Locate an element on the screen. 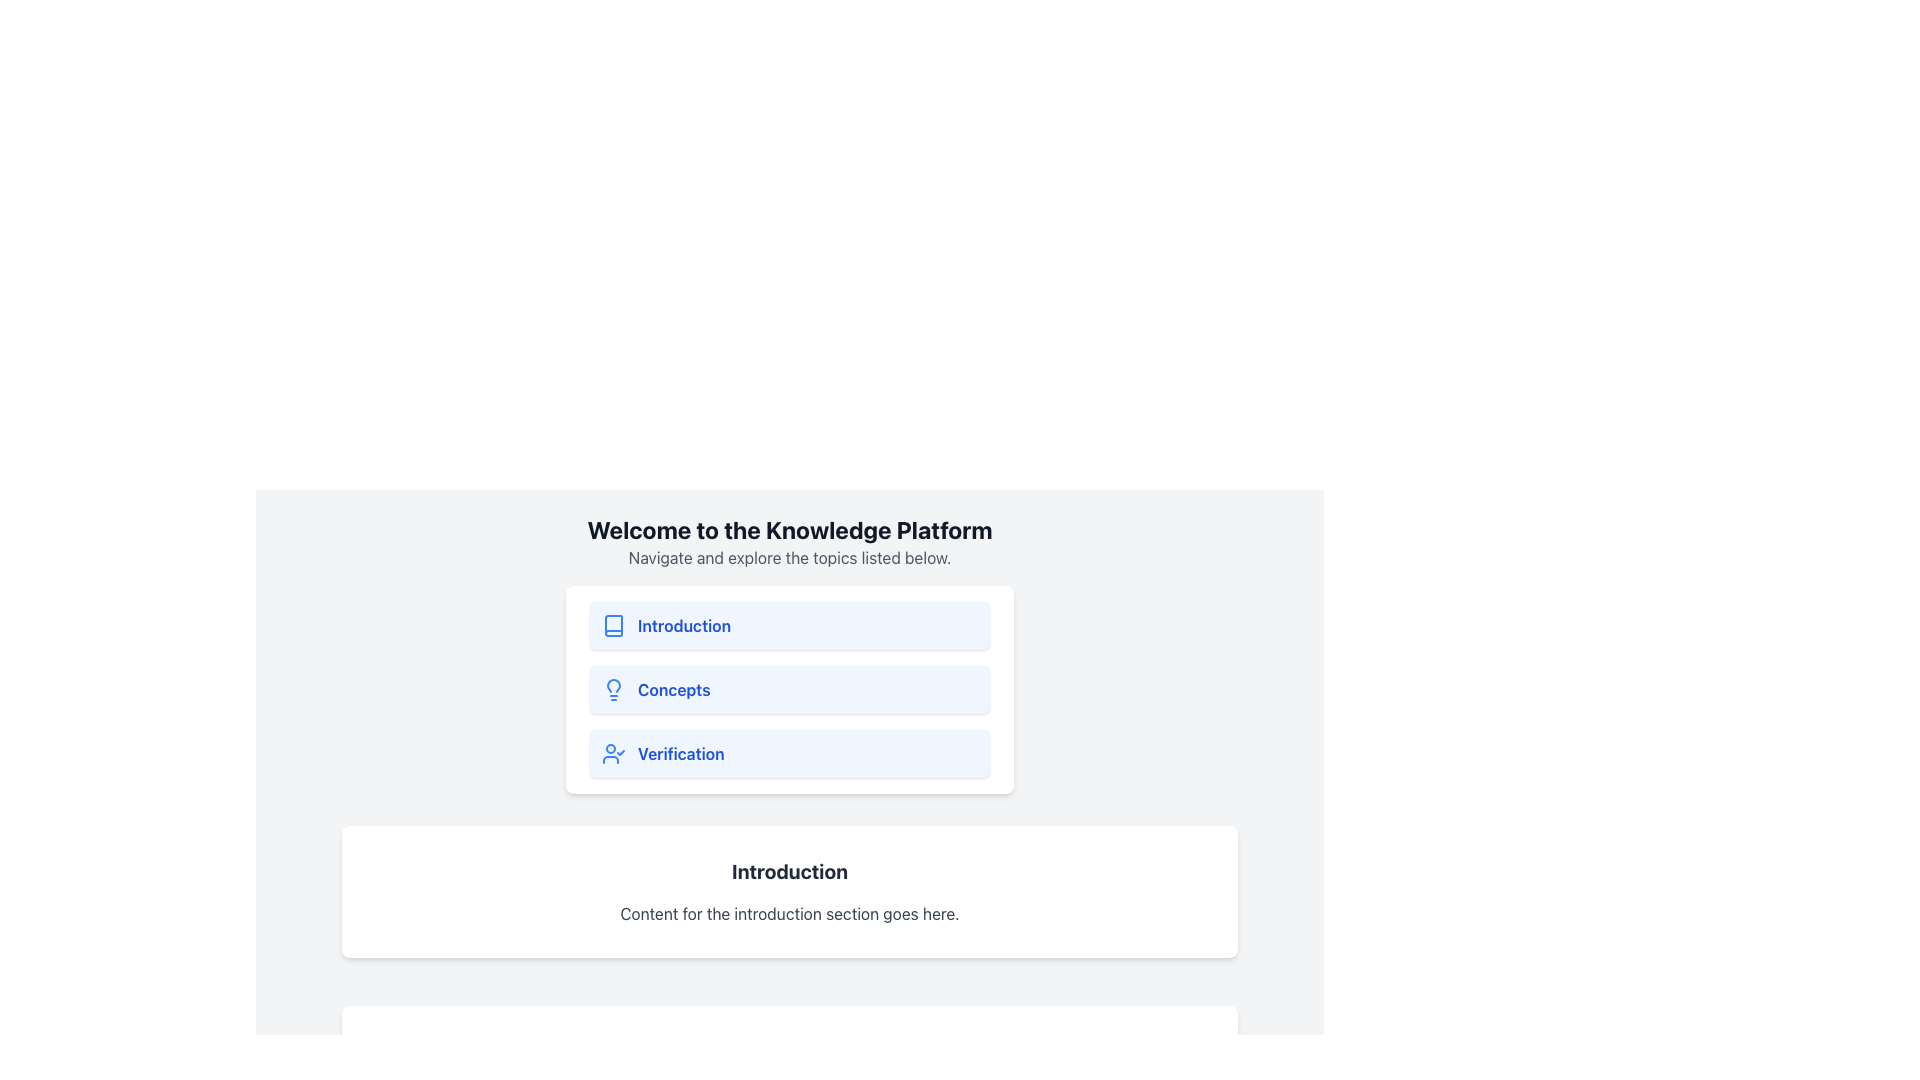 This screenshot has height=1080, width=1920. the text label displaying 'Concepts' in a bold blue font, which is positioned within a rounded button-like structure between the 'Introduction' and 'Verification' buttons is located at coordinates (674, 689).